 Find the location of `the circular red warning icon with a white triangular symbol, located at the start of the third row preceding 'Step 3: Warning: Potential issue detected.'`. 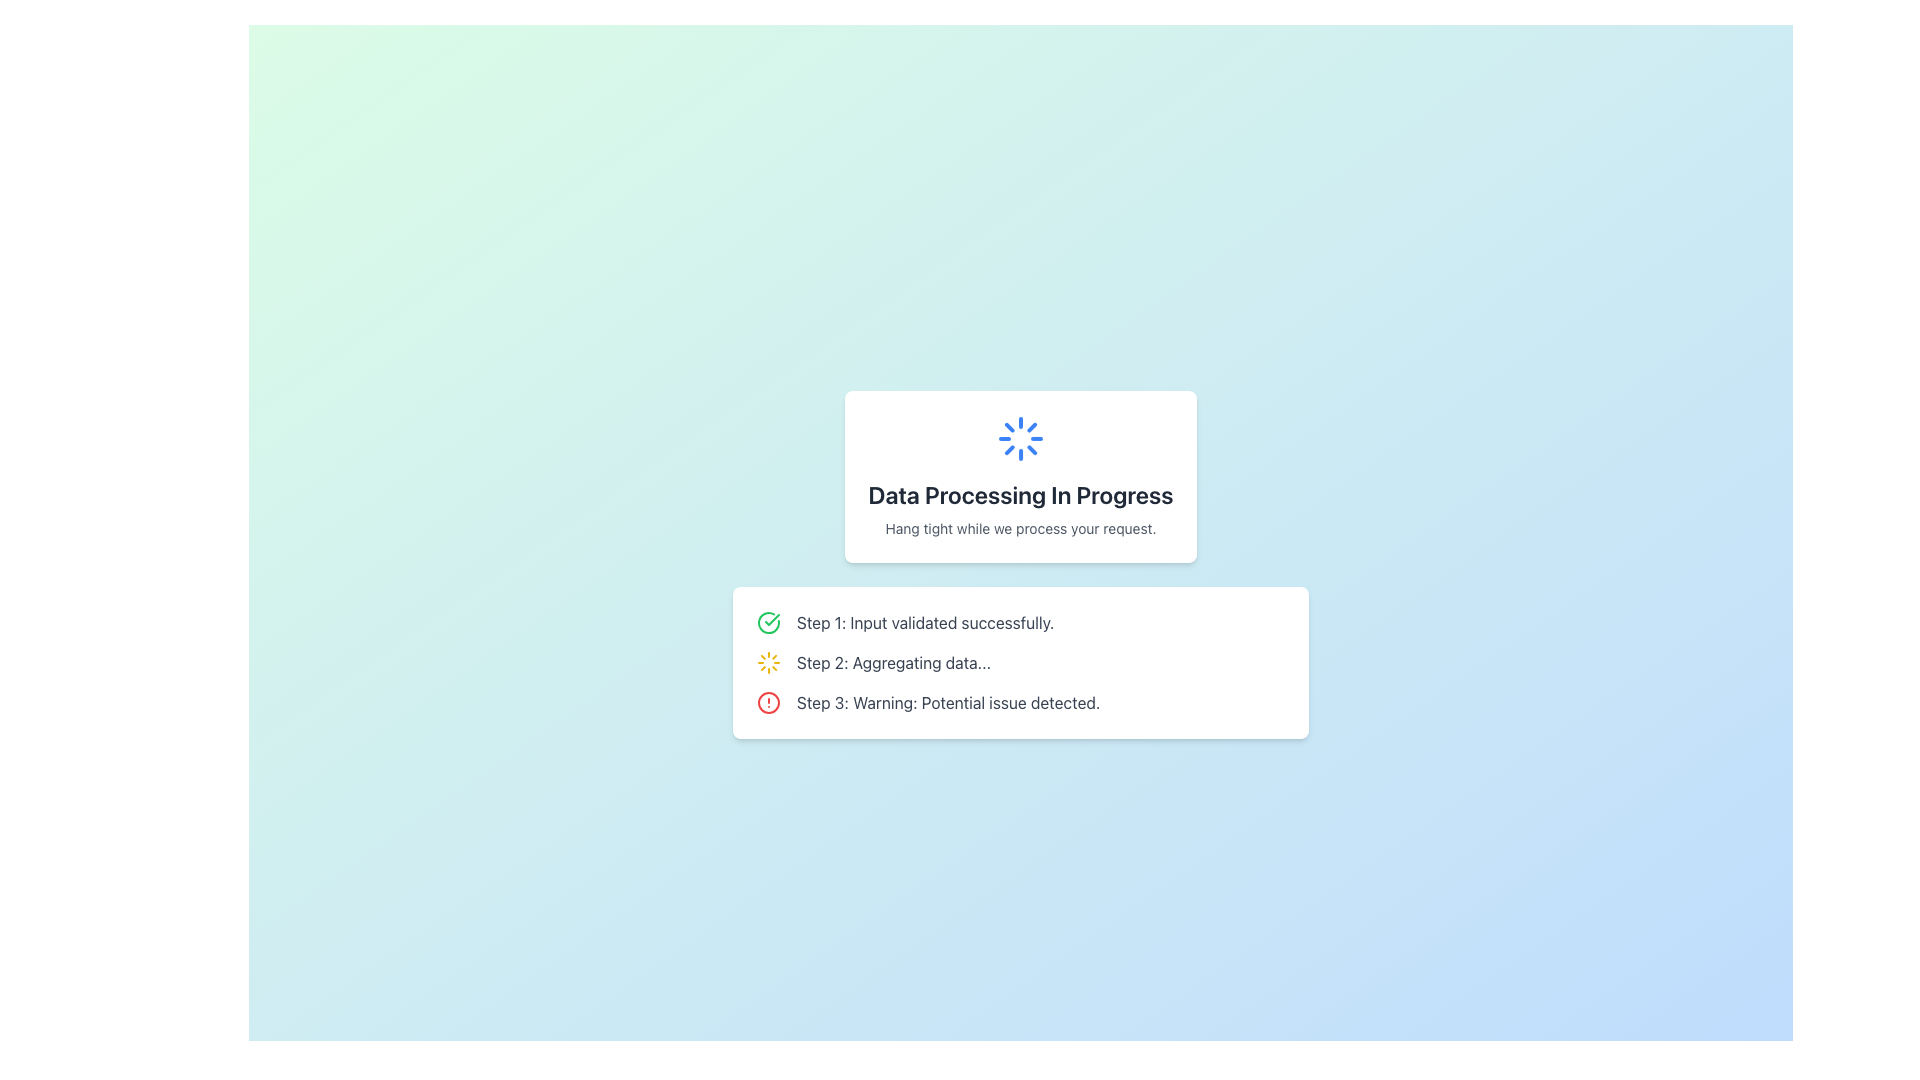

the circular red warning icon with a white triangular symbol, located at the start of the third row preceding 'Step 3: Warning: Potential issue detected.' is located at coordinates (767, 701).